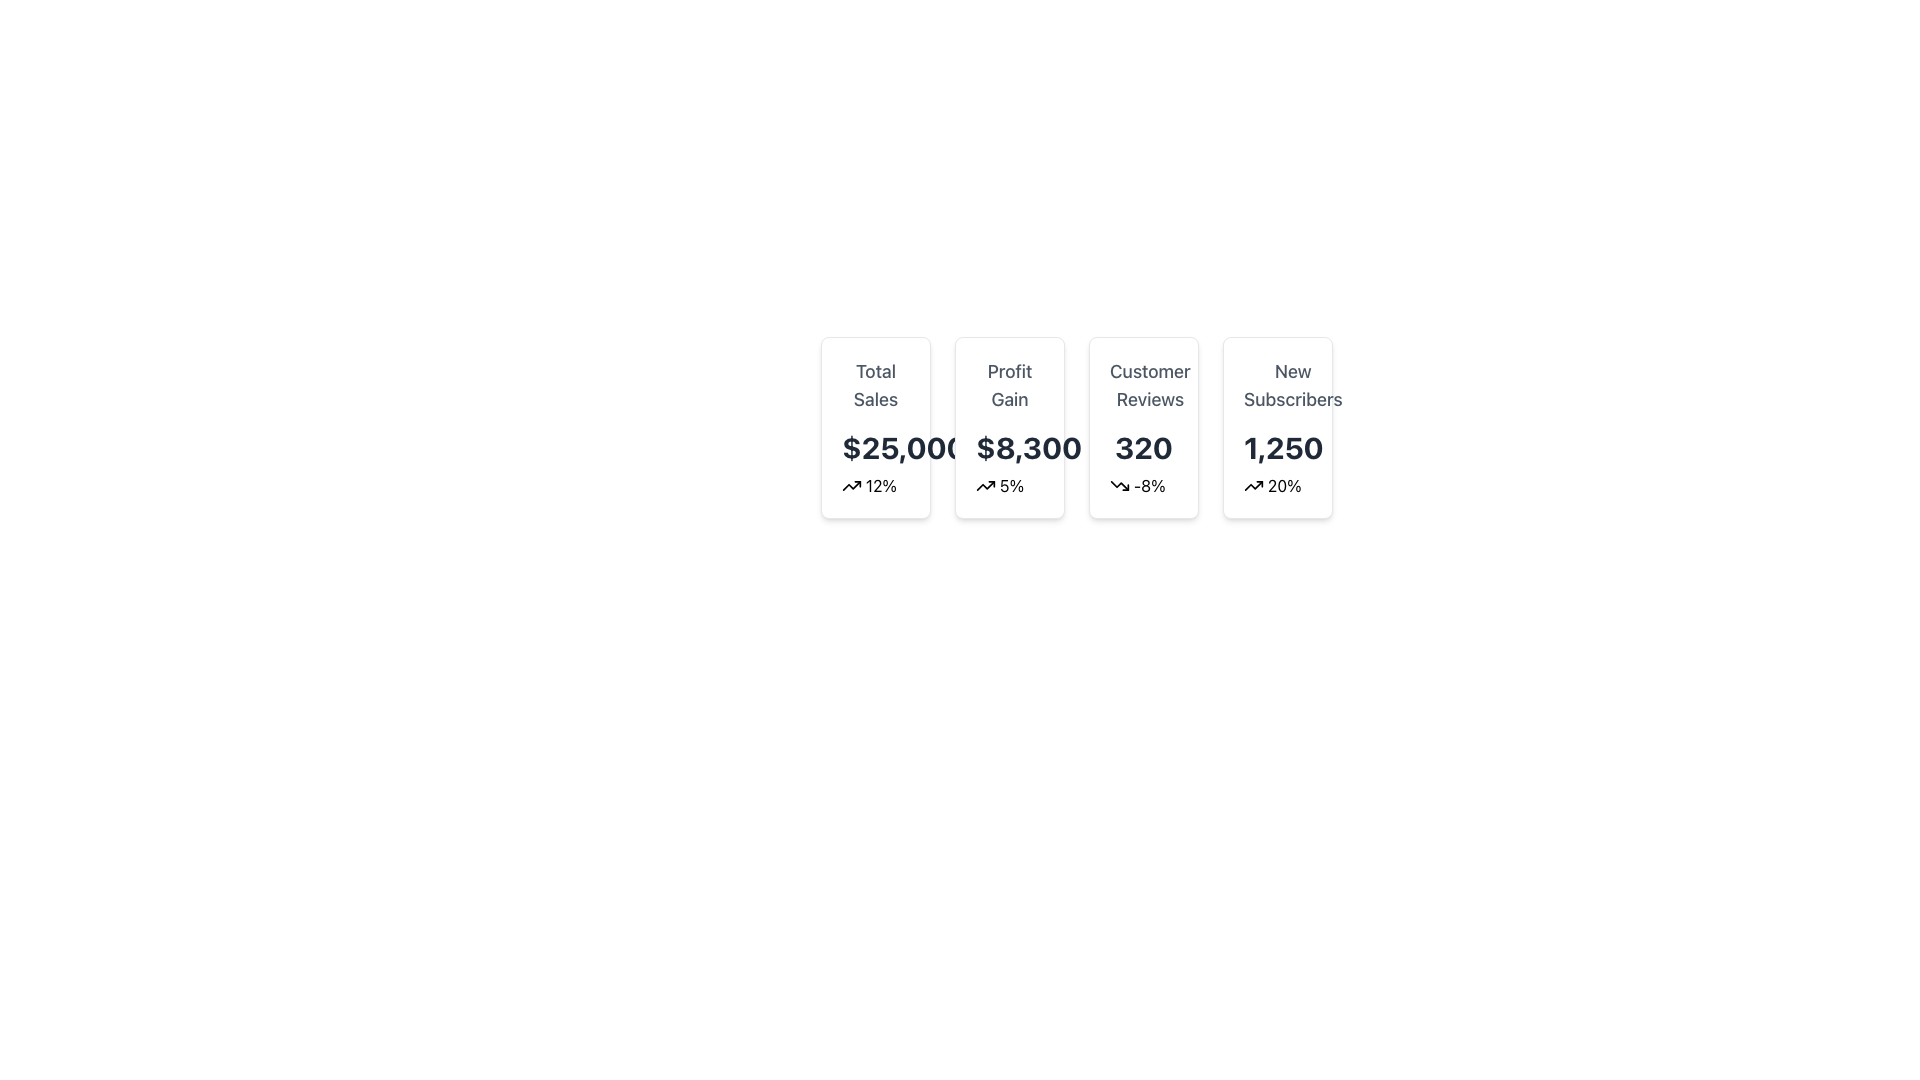  What do you see at coordinates (1143, 486) in the screenshot?
I see `information from the Text with icon indicating a decrease of 8% in the Customer Reviews metric, located in the third card from the left, below the number '320'` at bounding box center [1143, 486].